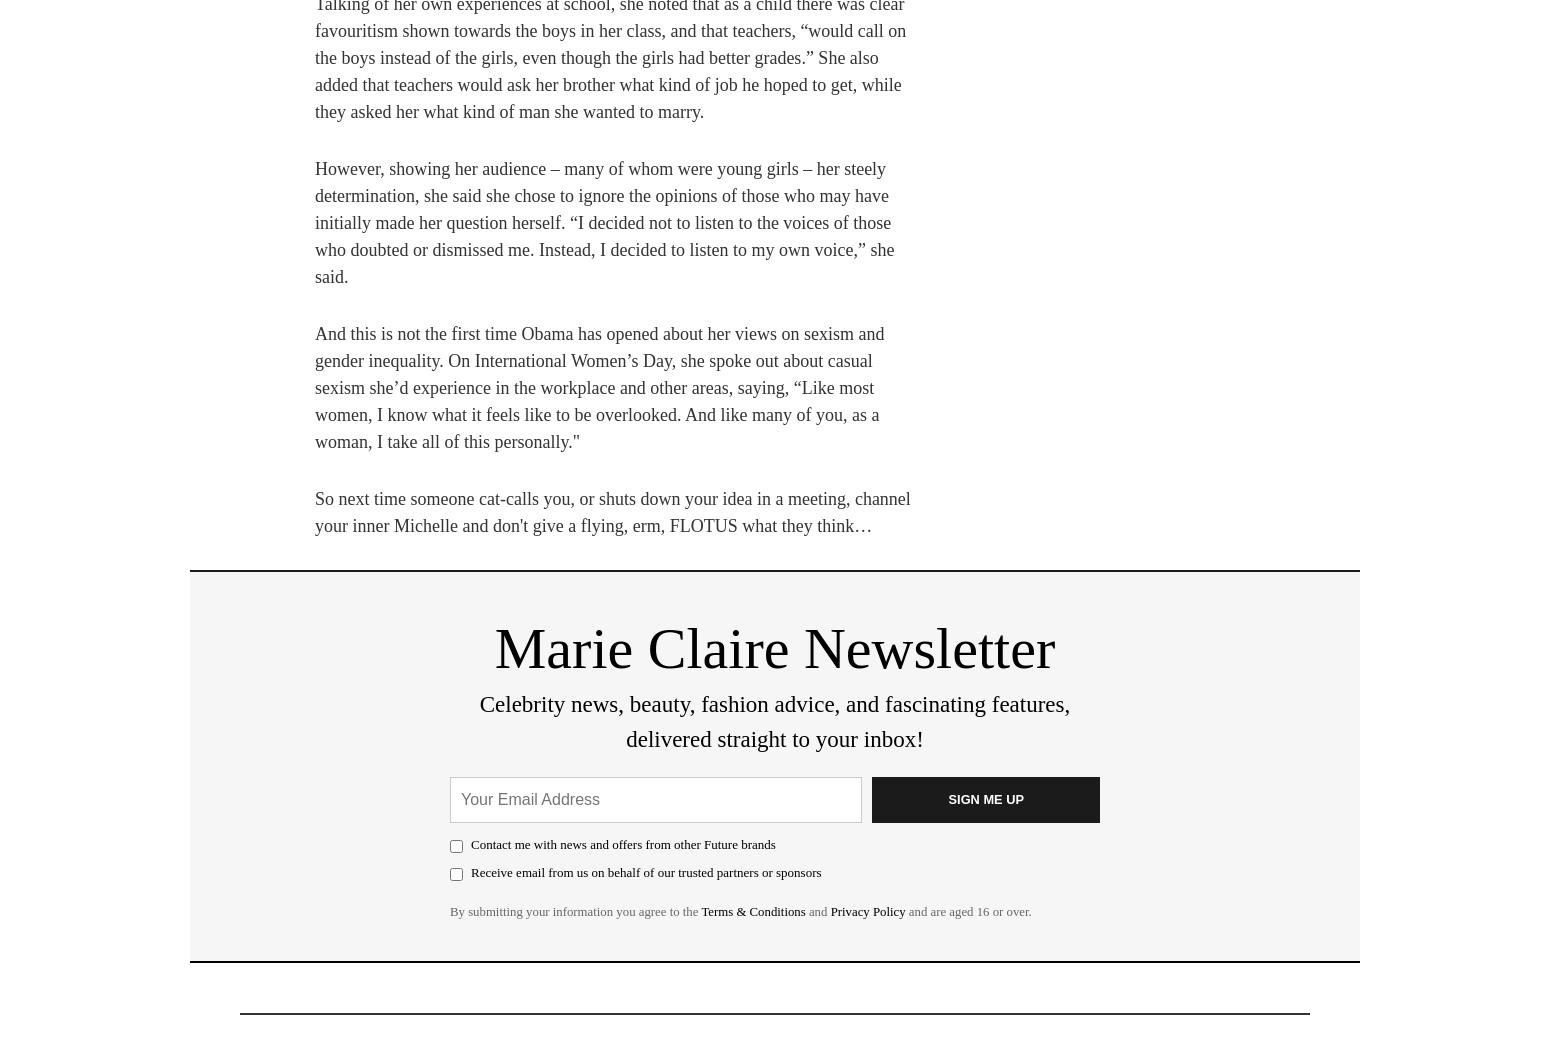  What do you see at coordinates (604, 222) in the screenshot?
I see `'However, showing her audience – many of whom were young girls – her steely determination, she said she chose to ignore the opinions of those who may have initially made her question herself. “I decided not to listen to the voices of those who doubted or dismissed me. Instead, I decided to listen to my own voice,” she said.'` at bounding box center [604, 222].